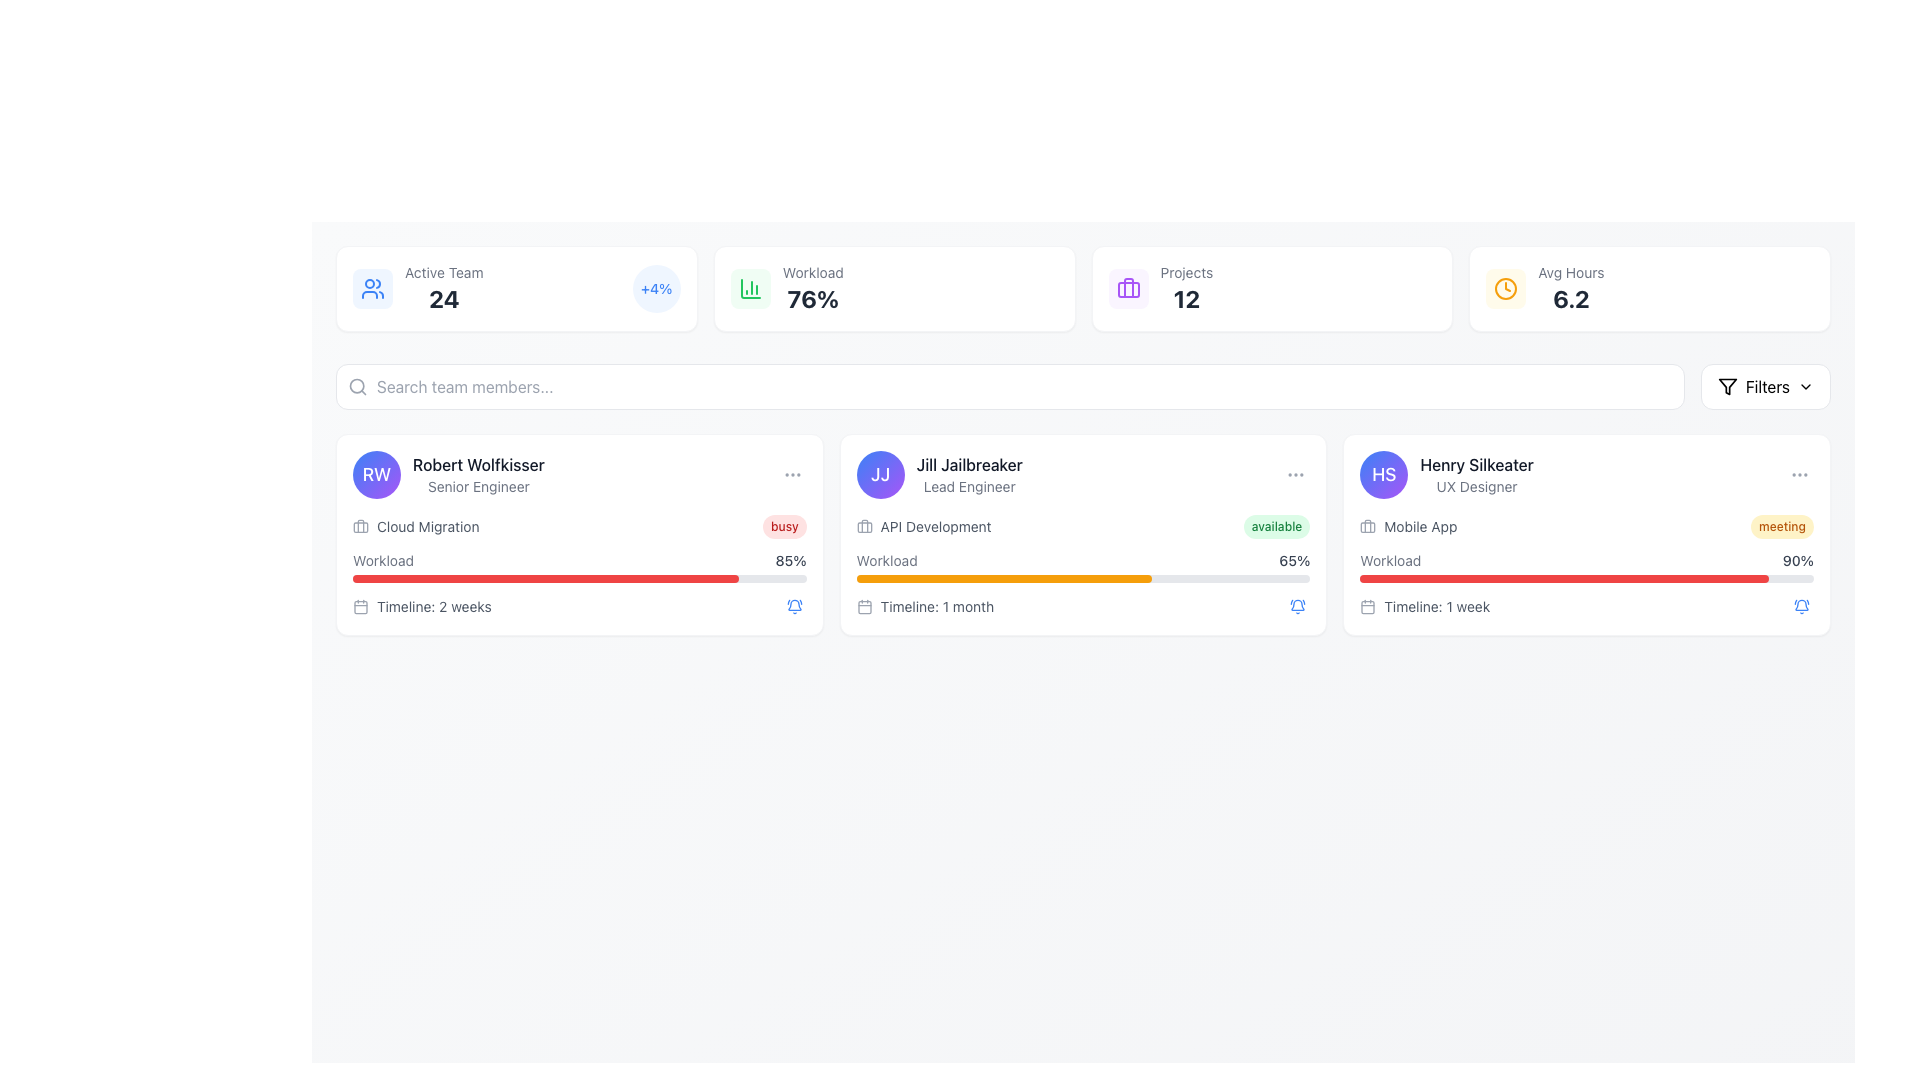 This screenshot has width=1920, height=1080. I want to click on the icon depicting two abstract human silhouettes, styled with a blue color, located in the top information cards beside the label 'Active Team' and the numeric display '24', so click(373, 289).